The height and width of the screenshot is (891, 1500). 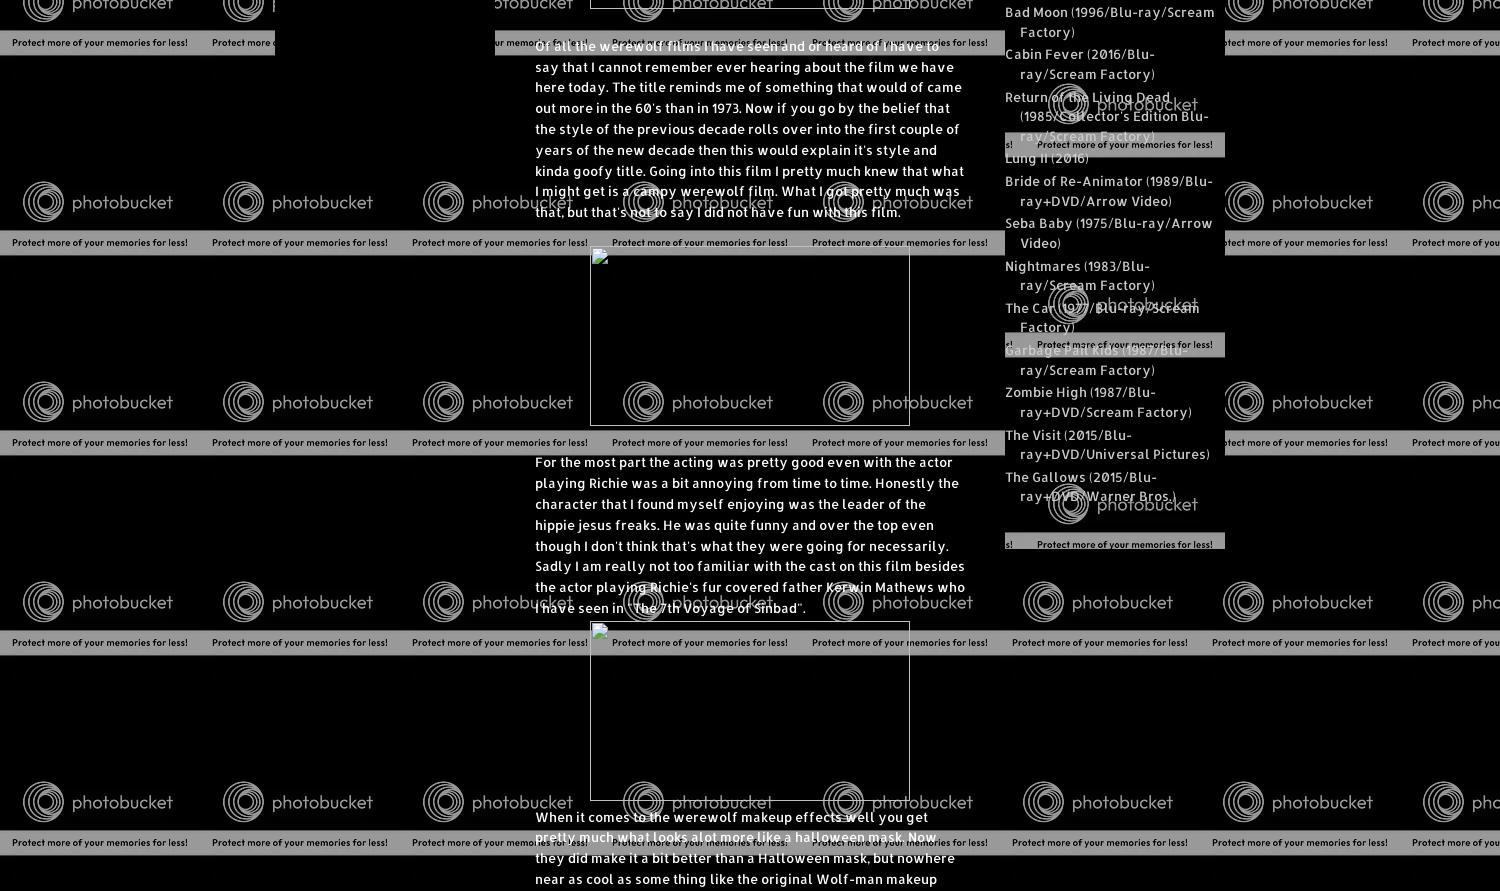 What do you see at coordinates (1005, 114) in the screenshot?
I see `'Return of the Living Dead (1985/Collector's Edition Blu-ray/Scream Factory)'` at bounding box center [1005, 114].